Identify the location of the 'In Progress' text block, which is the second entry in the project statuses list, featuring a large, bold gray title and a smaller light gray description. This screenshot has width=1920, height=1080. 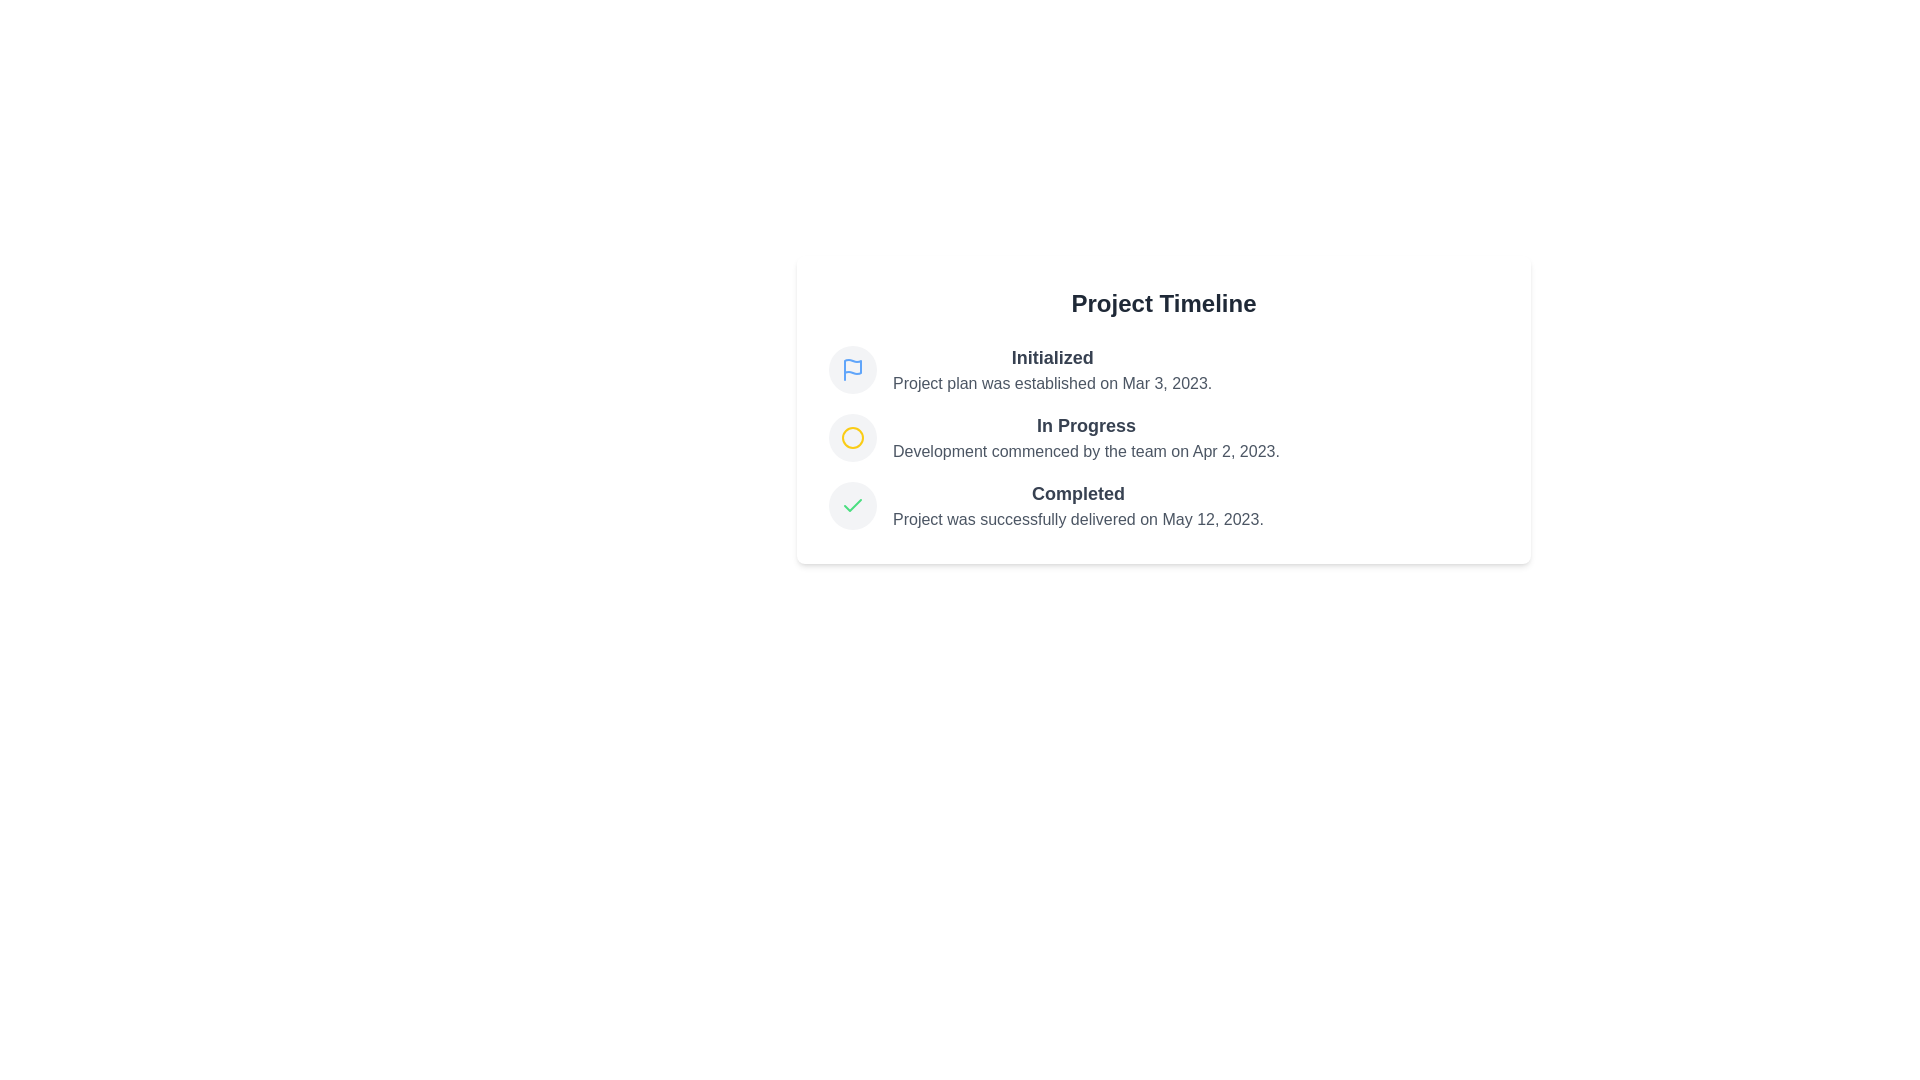
(1085, 437).